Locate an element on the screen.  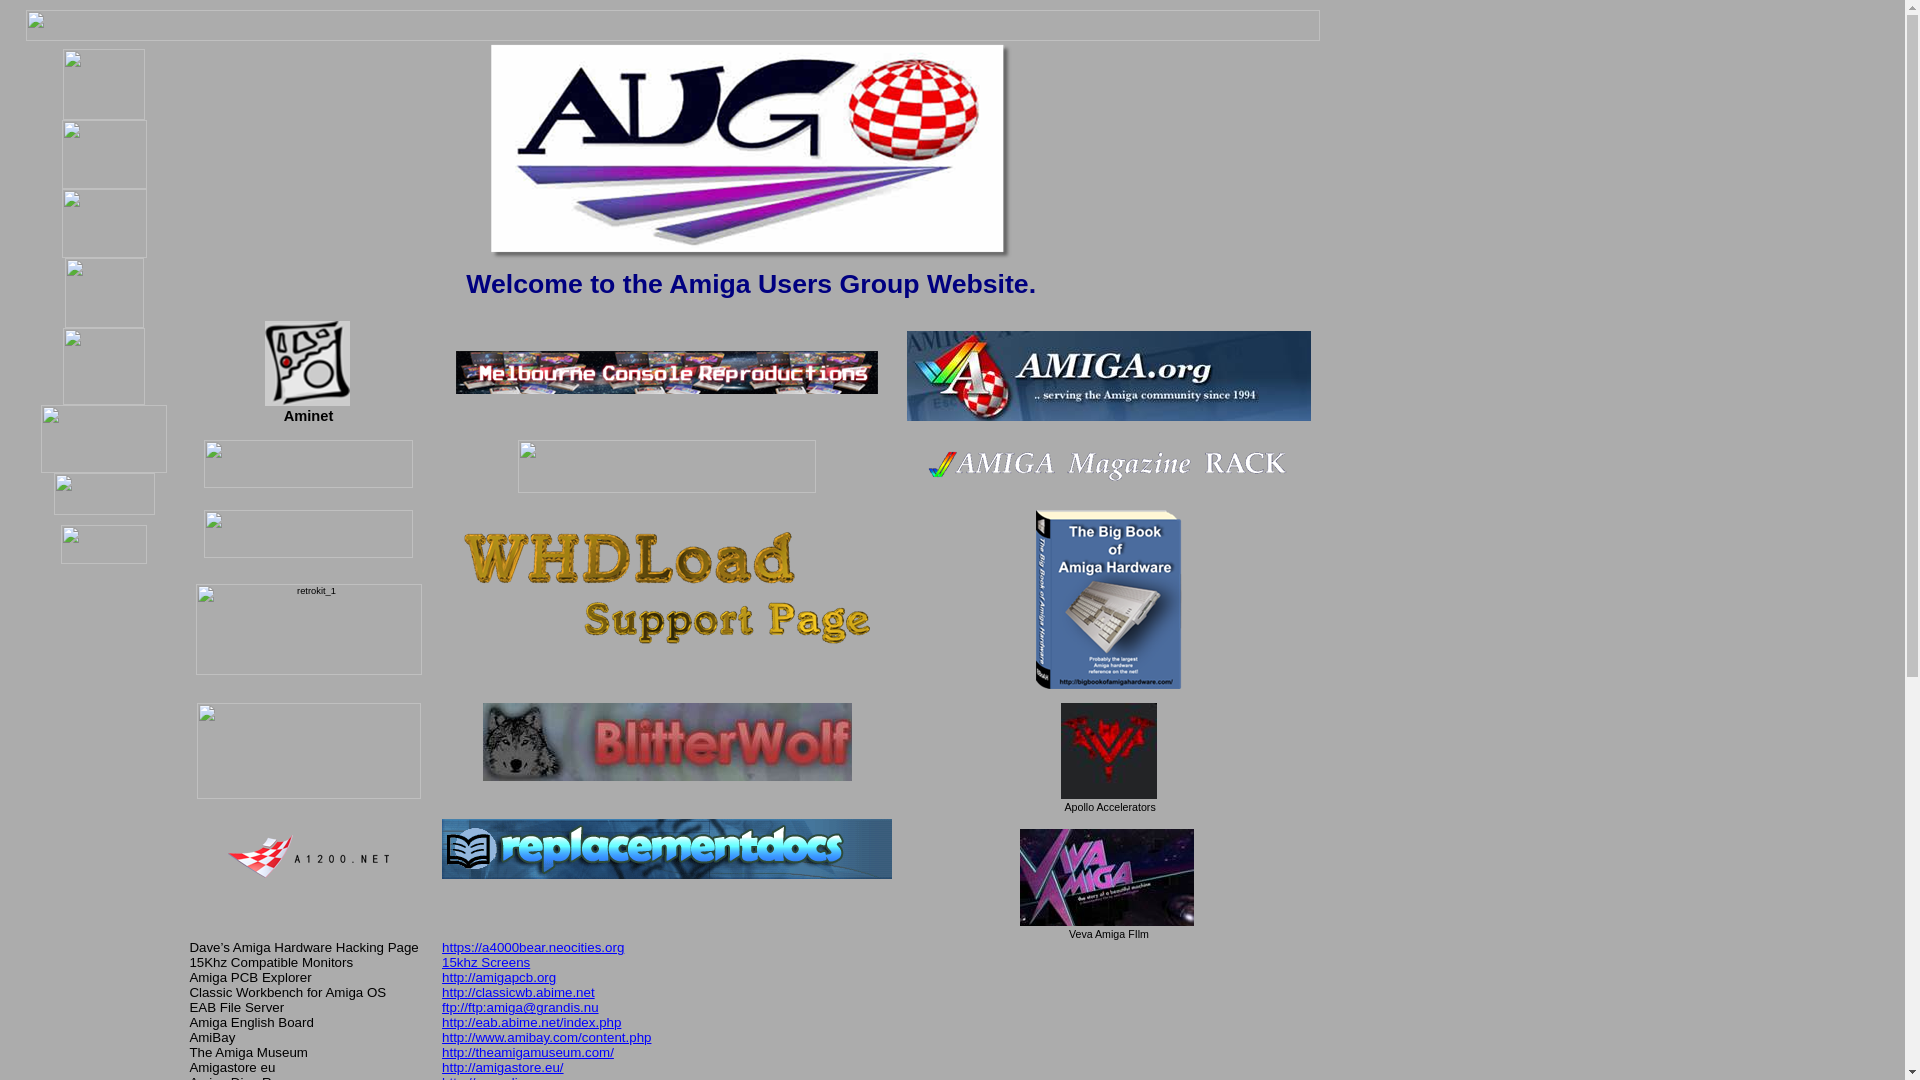
'http://www.amibay.com/content.php' is located at coordinates (546, 1036).